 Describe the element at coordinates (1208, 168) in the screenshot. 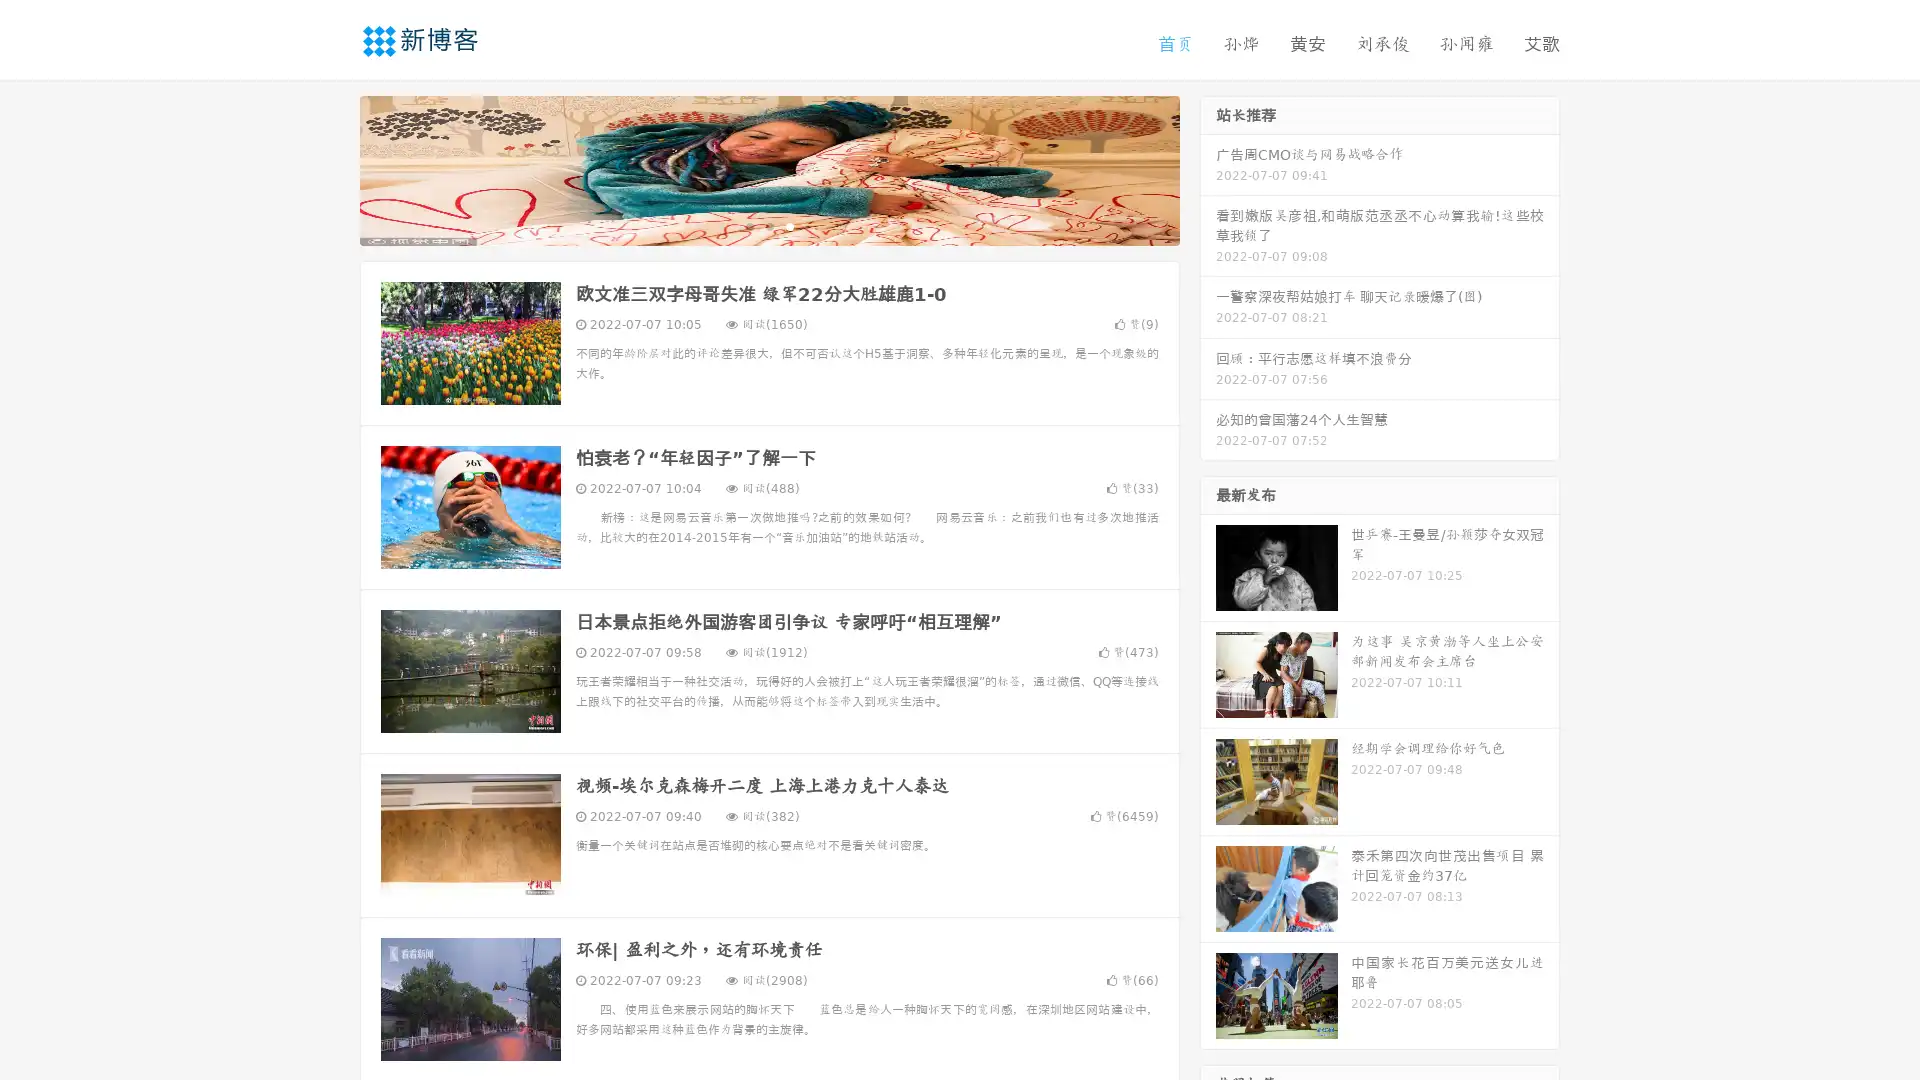

I see `Next slide` at that location.